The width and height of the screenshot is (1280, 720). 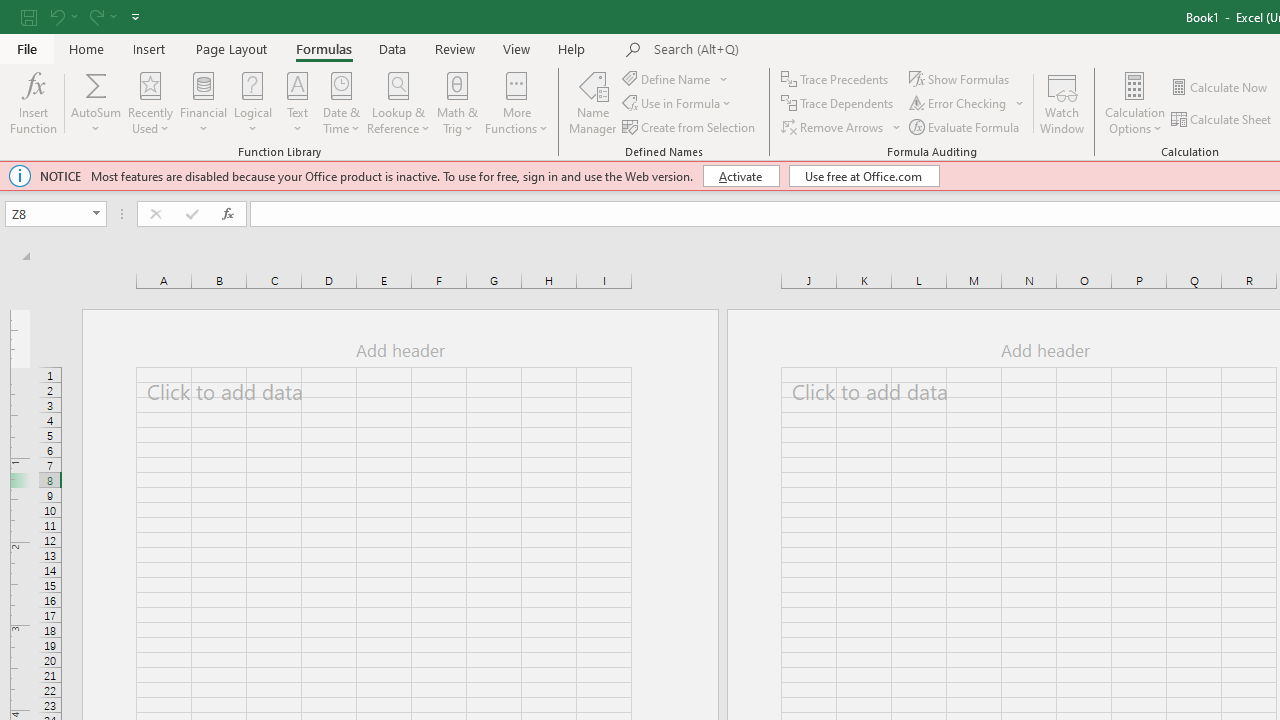 I want to click on 'Name Manager', so click(x=592, y=103).